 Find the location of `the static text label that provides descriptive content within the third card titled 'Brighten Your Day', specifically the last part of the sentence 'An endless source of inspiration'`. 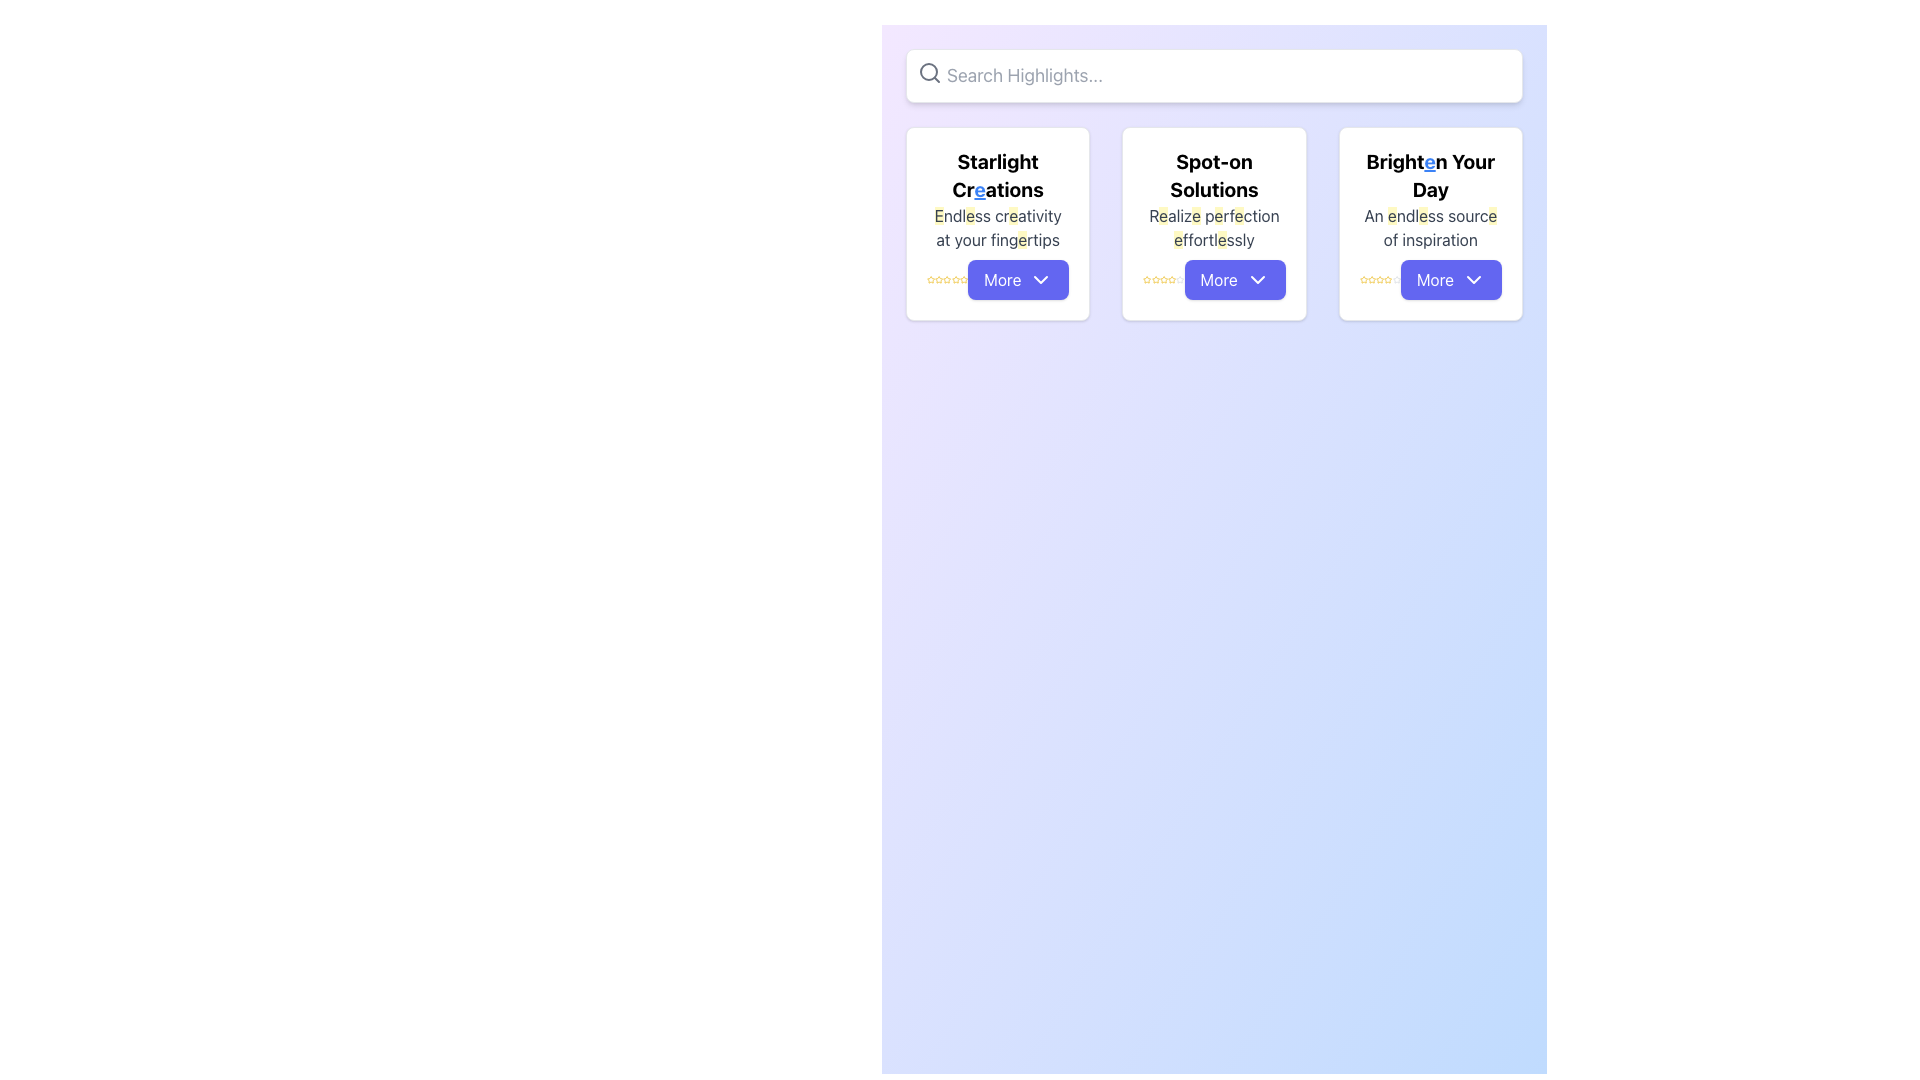

the static text label that provides descriptive content within the third card titled 'Brighten Your Day', specifically the last part of the sentence 'An endless source of inspiration' is located at coordinates (1429, 238).